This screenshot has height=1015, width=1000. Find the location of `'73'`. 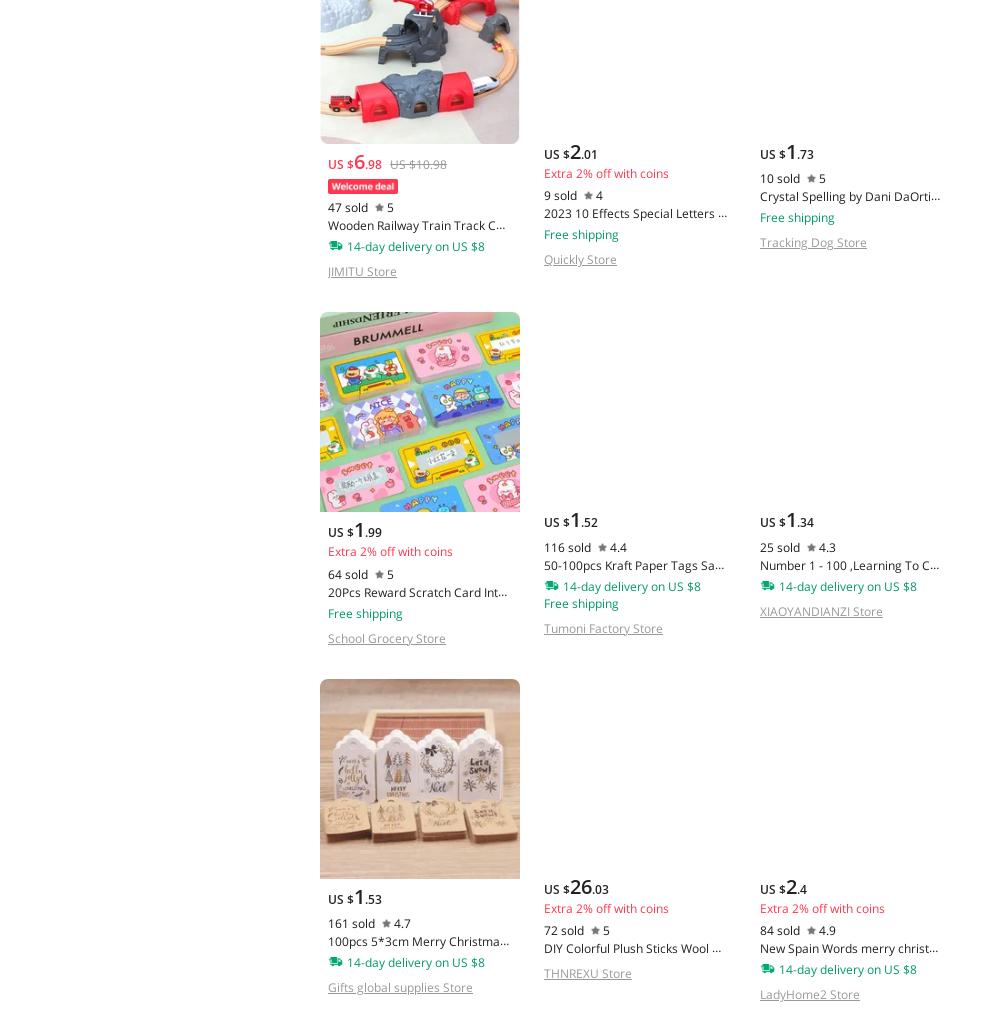

'73' is located at coordinates (806, 152).